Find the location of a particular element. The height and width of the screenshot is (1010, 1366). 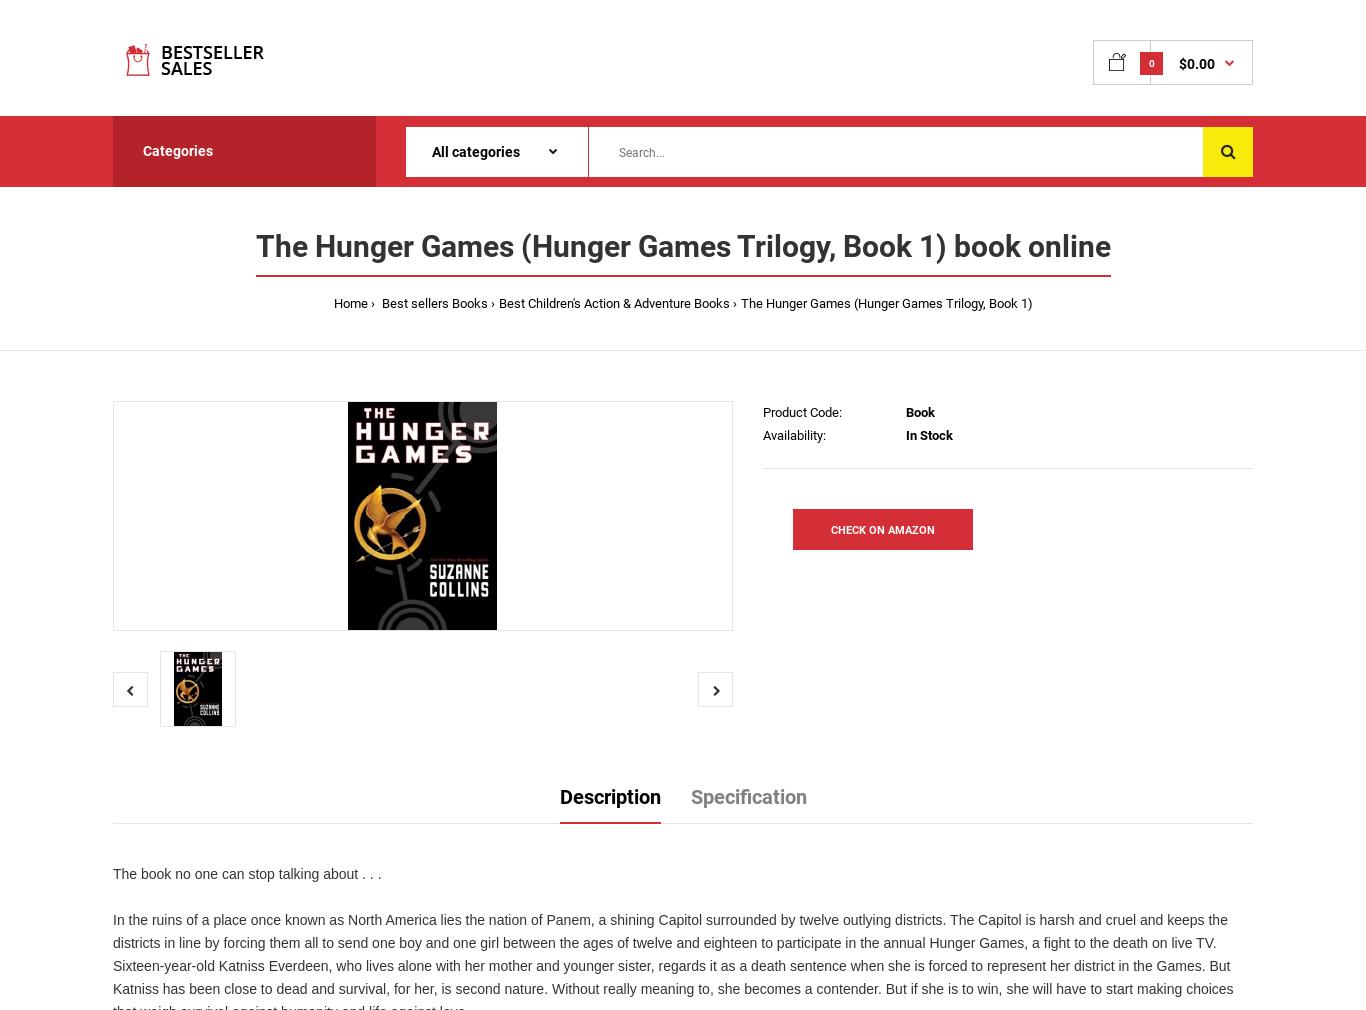

'Your shopping cart is empty!' is located at coordinates (997, 179).